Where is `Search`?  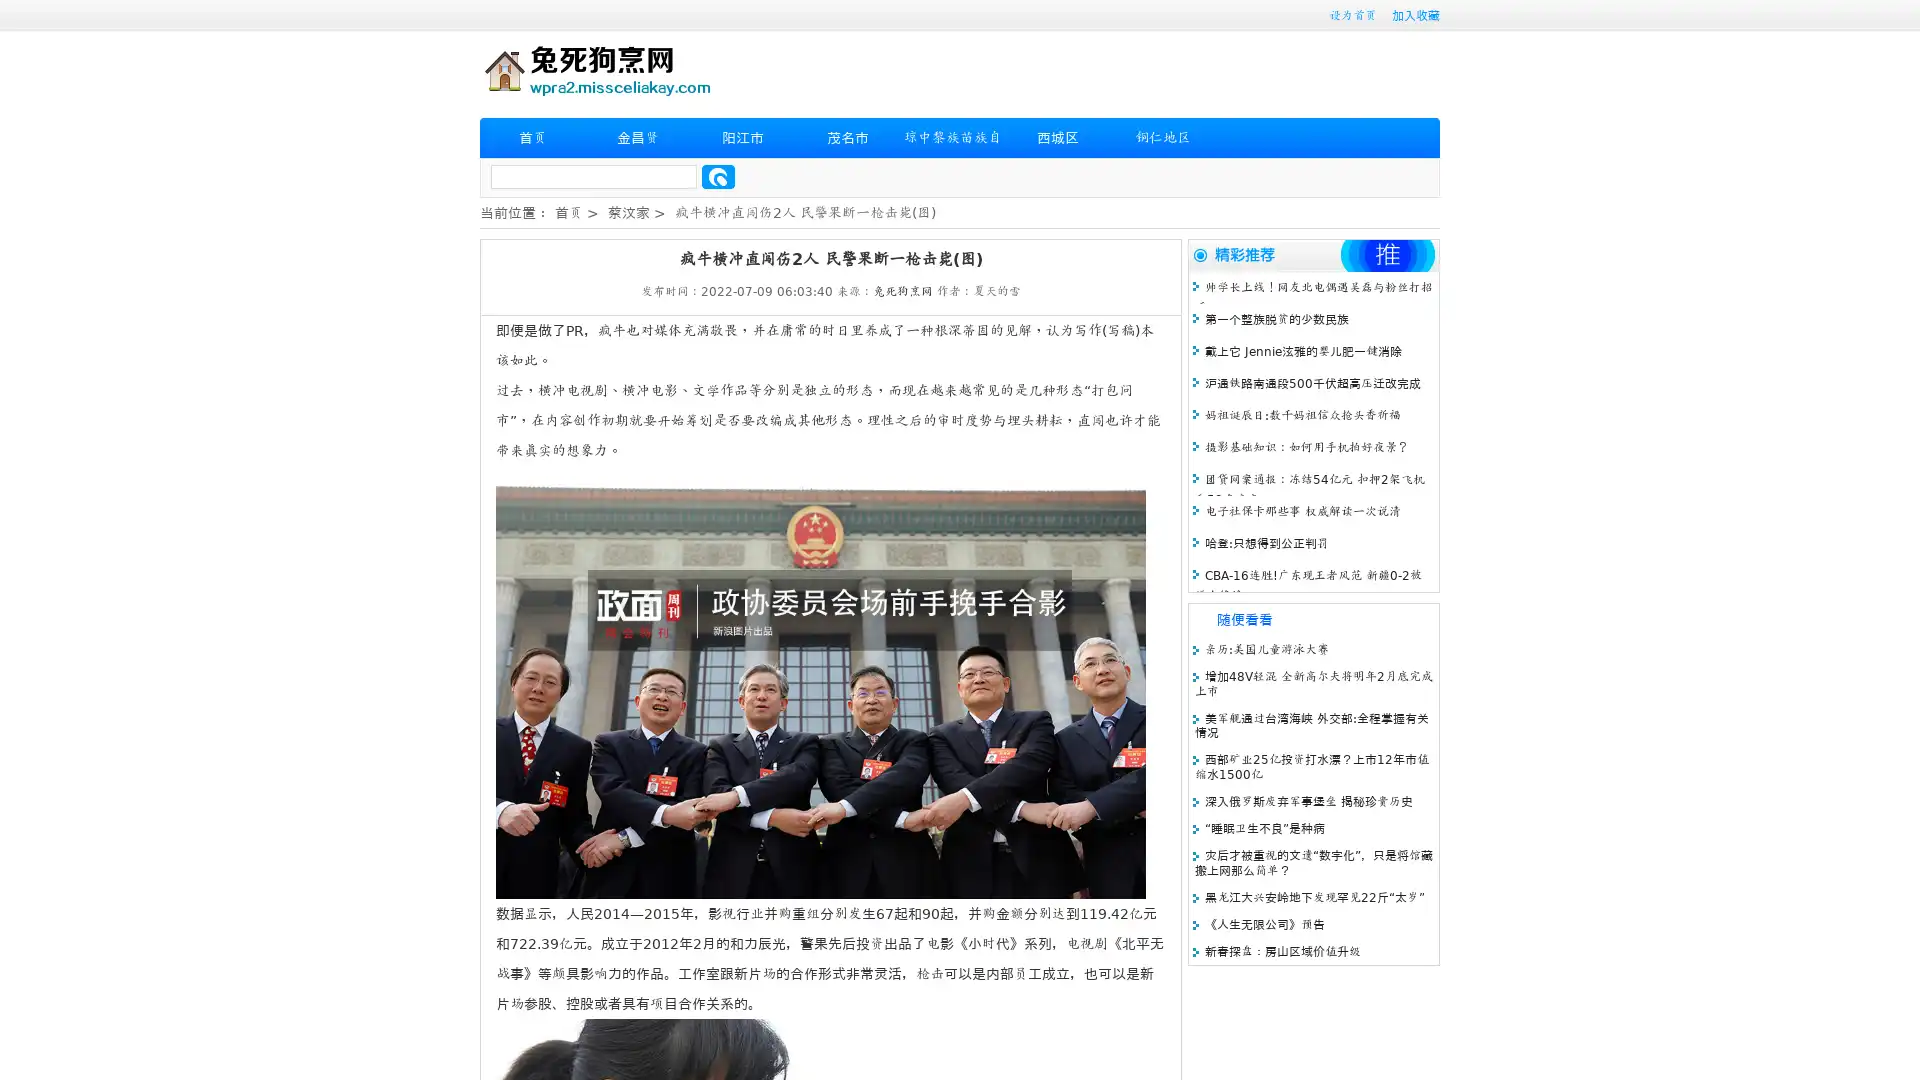 Search is located at coordinates (718, 176).